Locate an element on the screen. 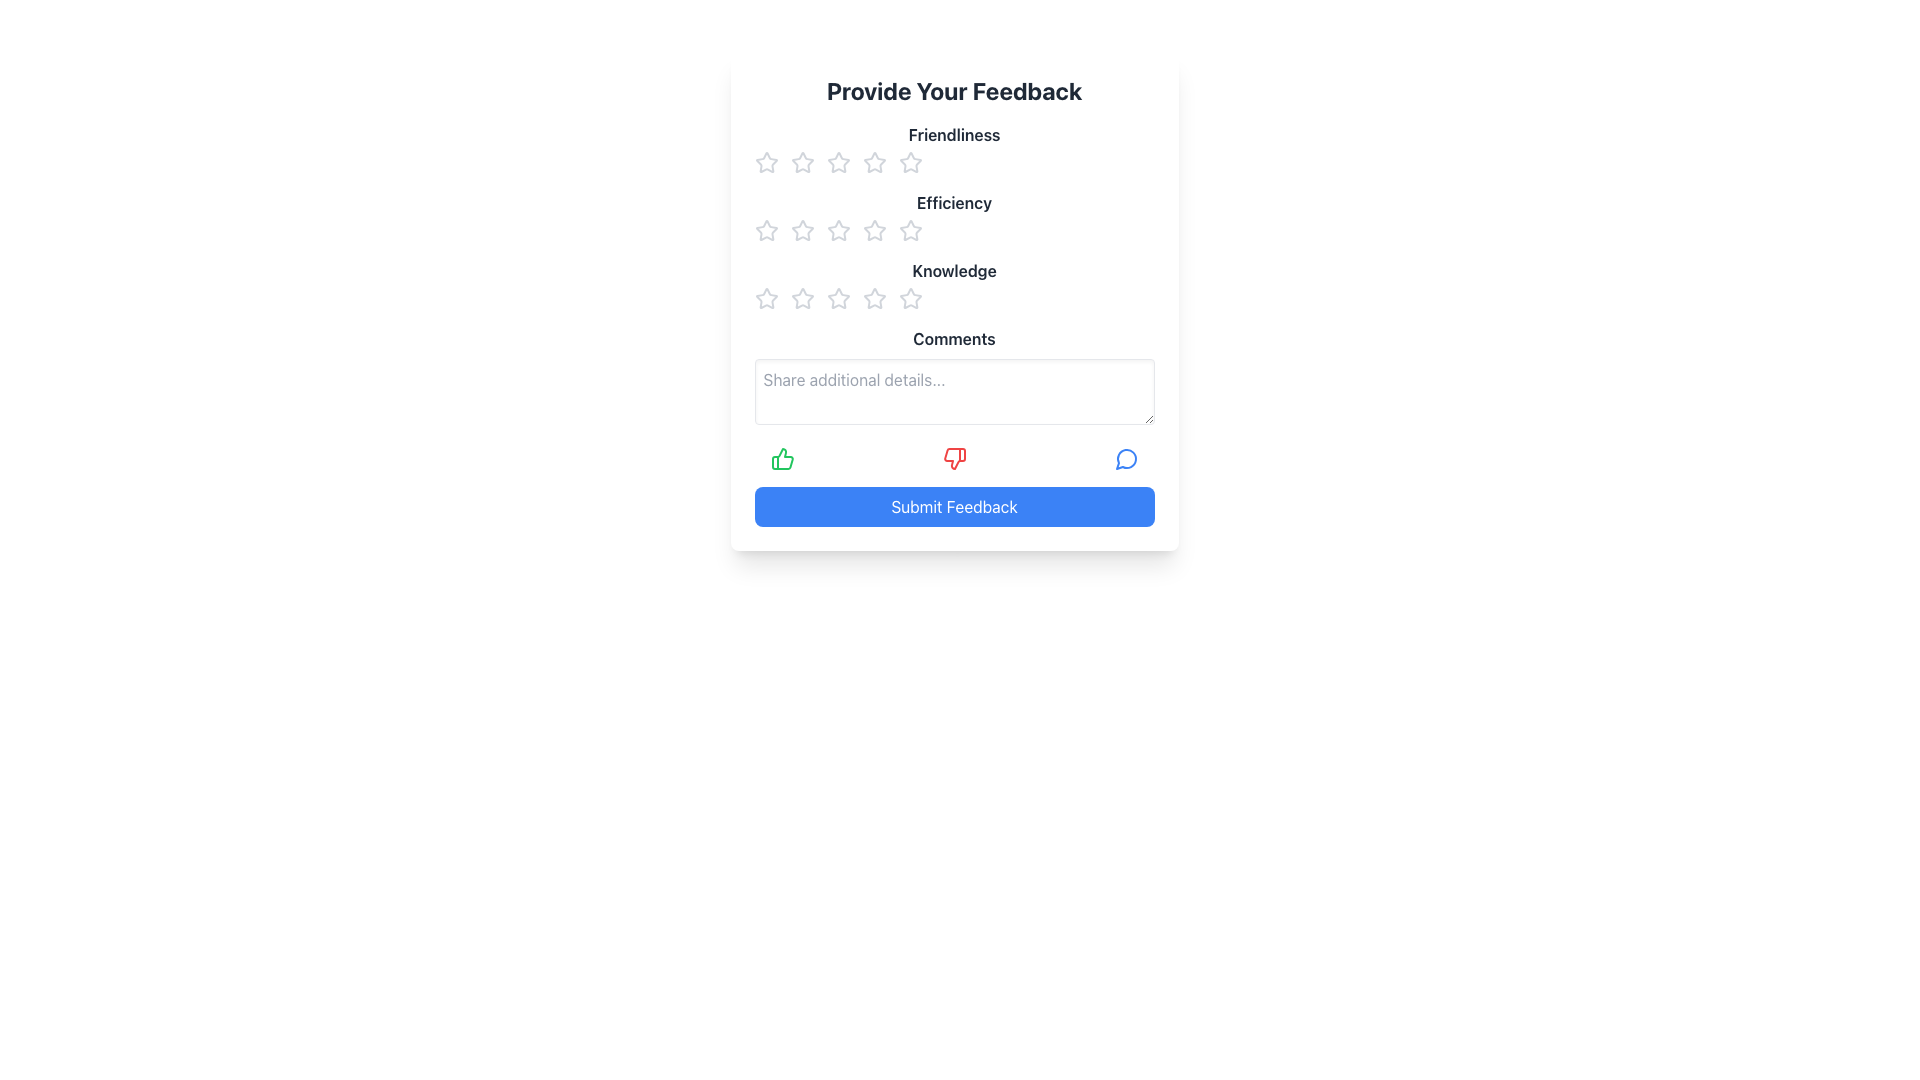 The width and height of the screenshot is (1920, 1080). the second star icon in the 'Knowledge' section of the feedback form is located at coordinates (802, 298).